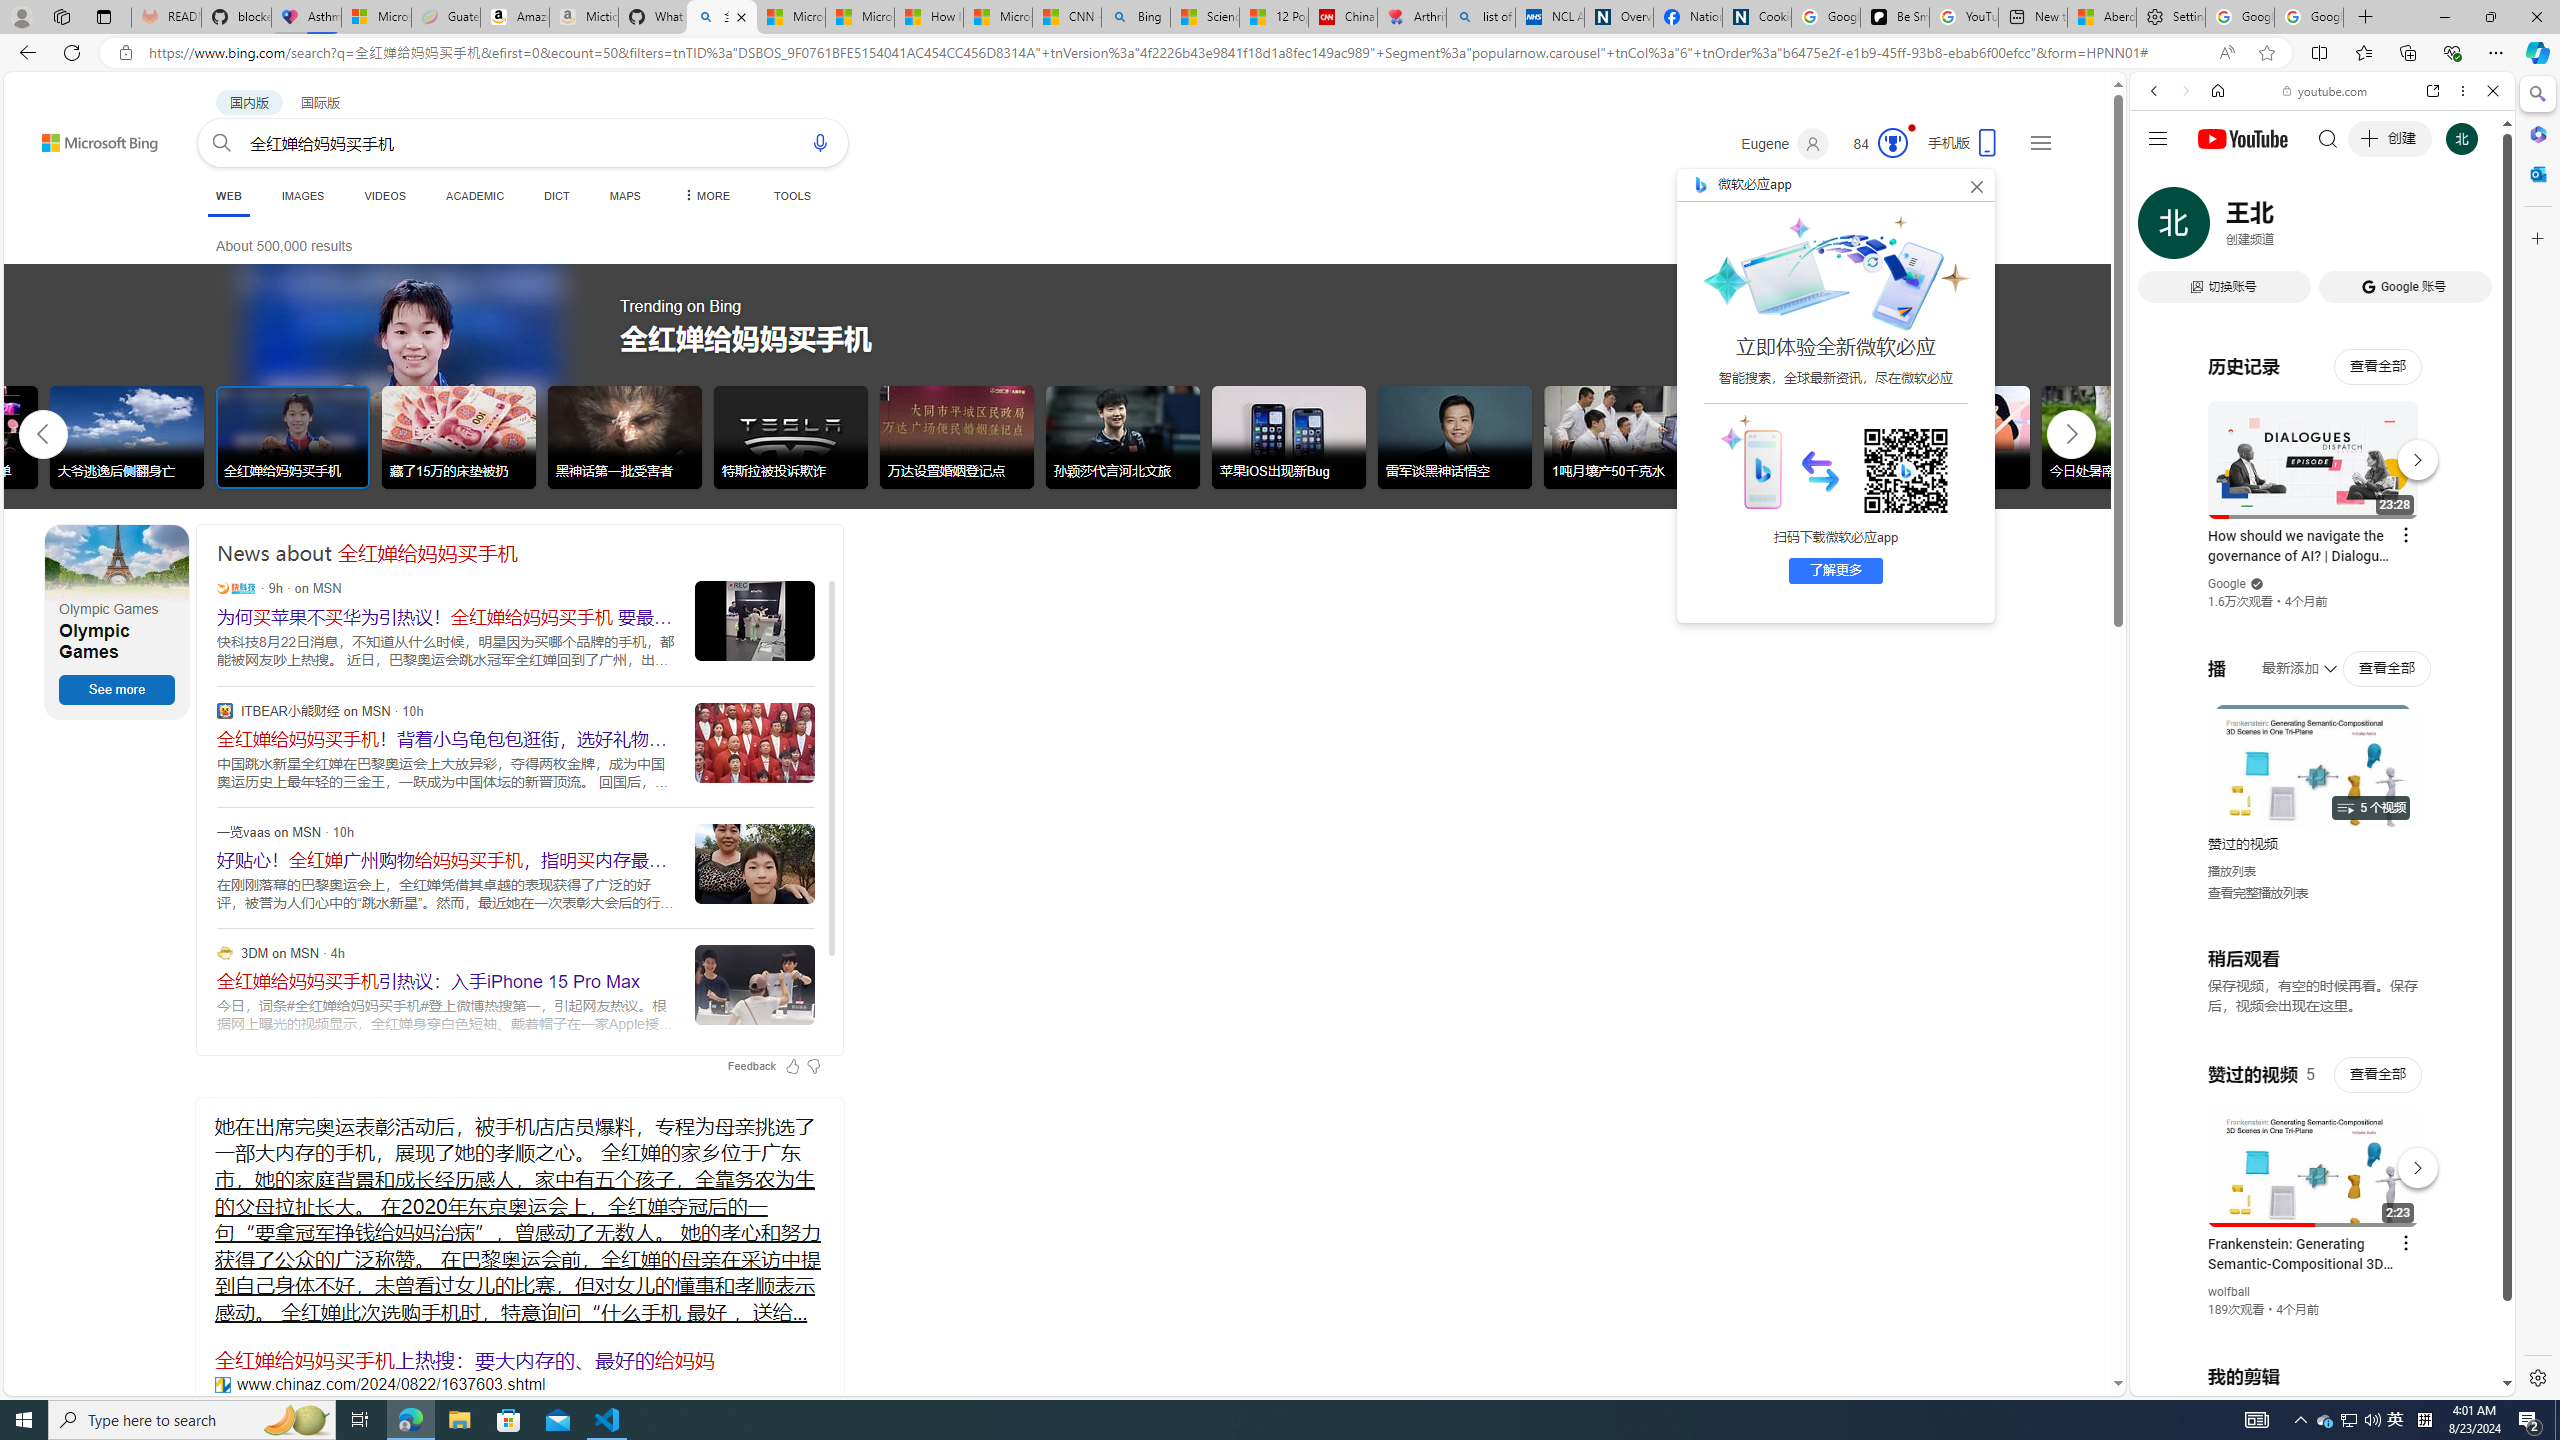 This screenshot has height=1440, width=2560. Describe the element at coordinates (2070, 433) in the screenshot. I see `'AutomationID: tob_right_arrow'` at that location.